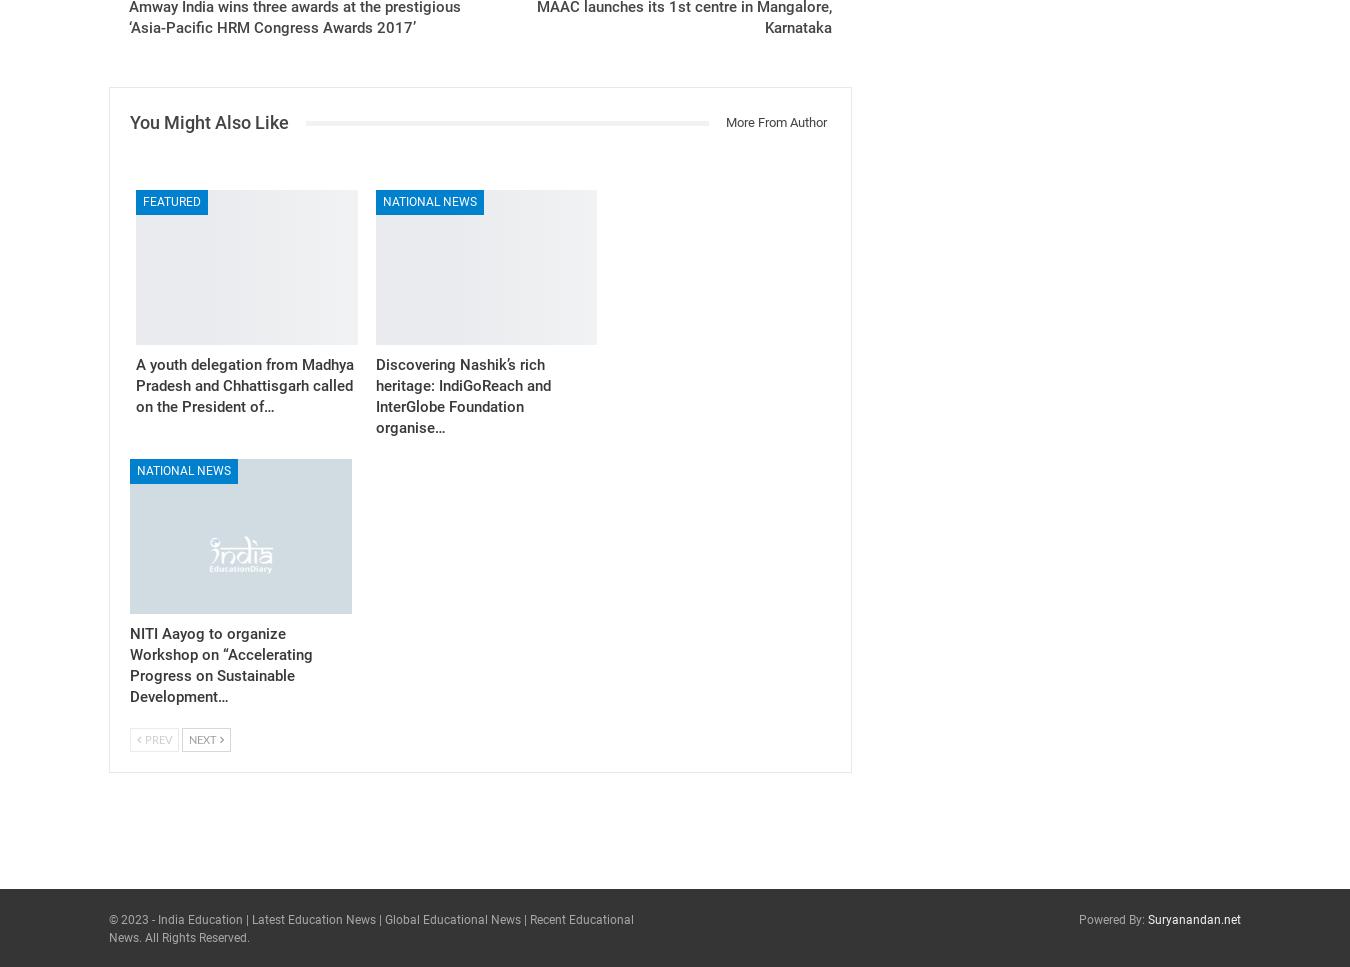 The width and height of the screenshot is (1350, 967). Describe the element at coordinates (209, 121) in the screenshot. I see `'You might also like'` at that location.